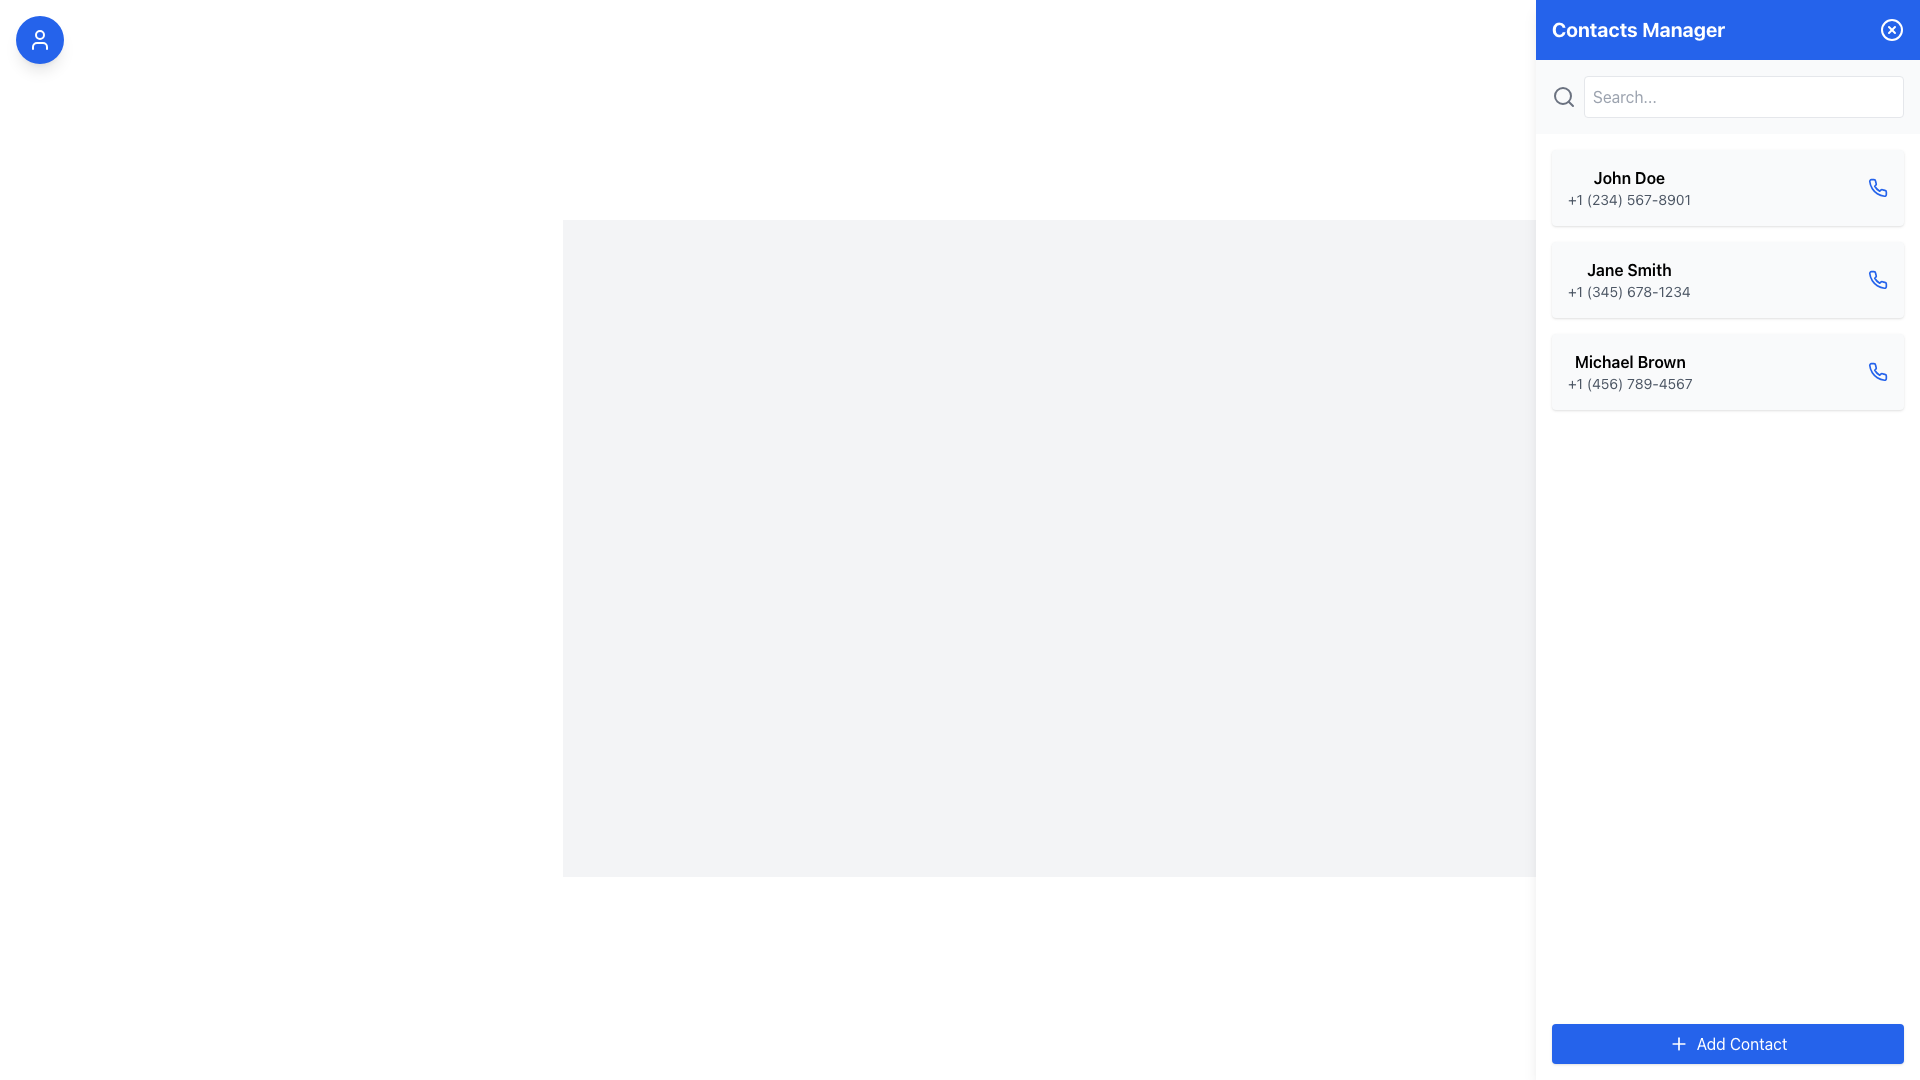  Describe the element at coordinates (1629, 270) in the screenshot. I see `the bold label displaying the contact name in the second contact card from the top` at that location.